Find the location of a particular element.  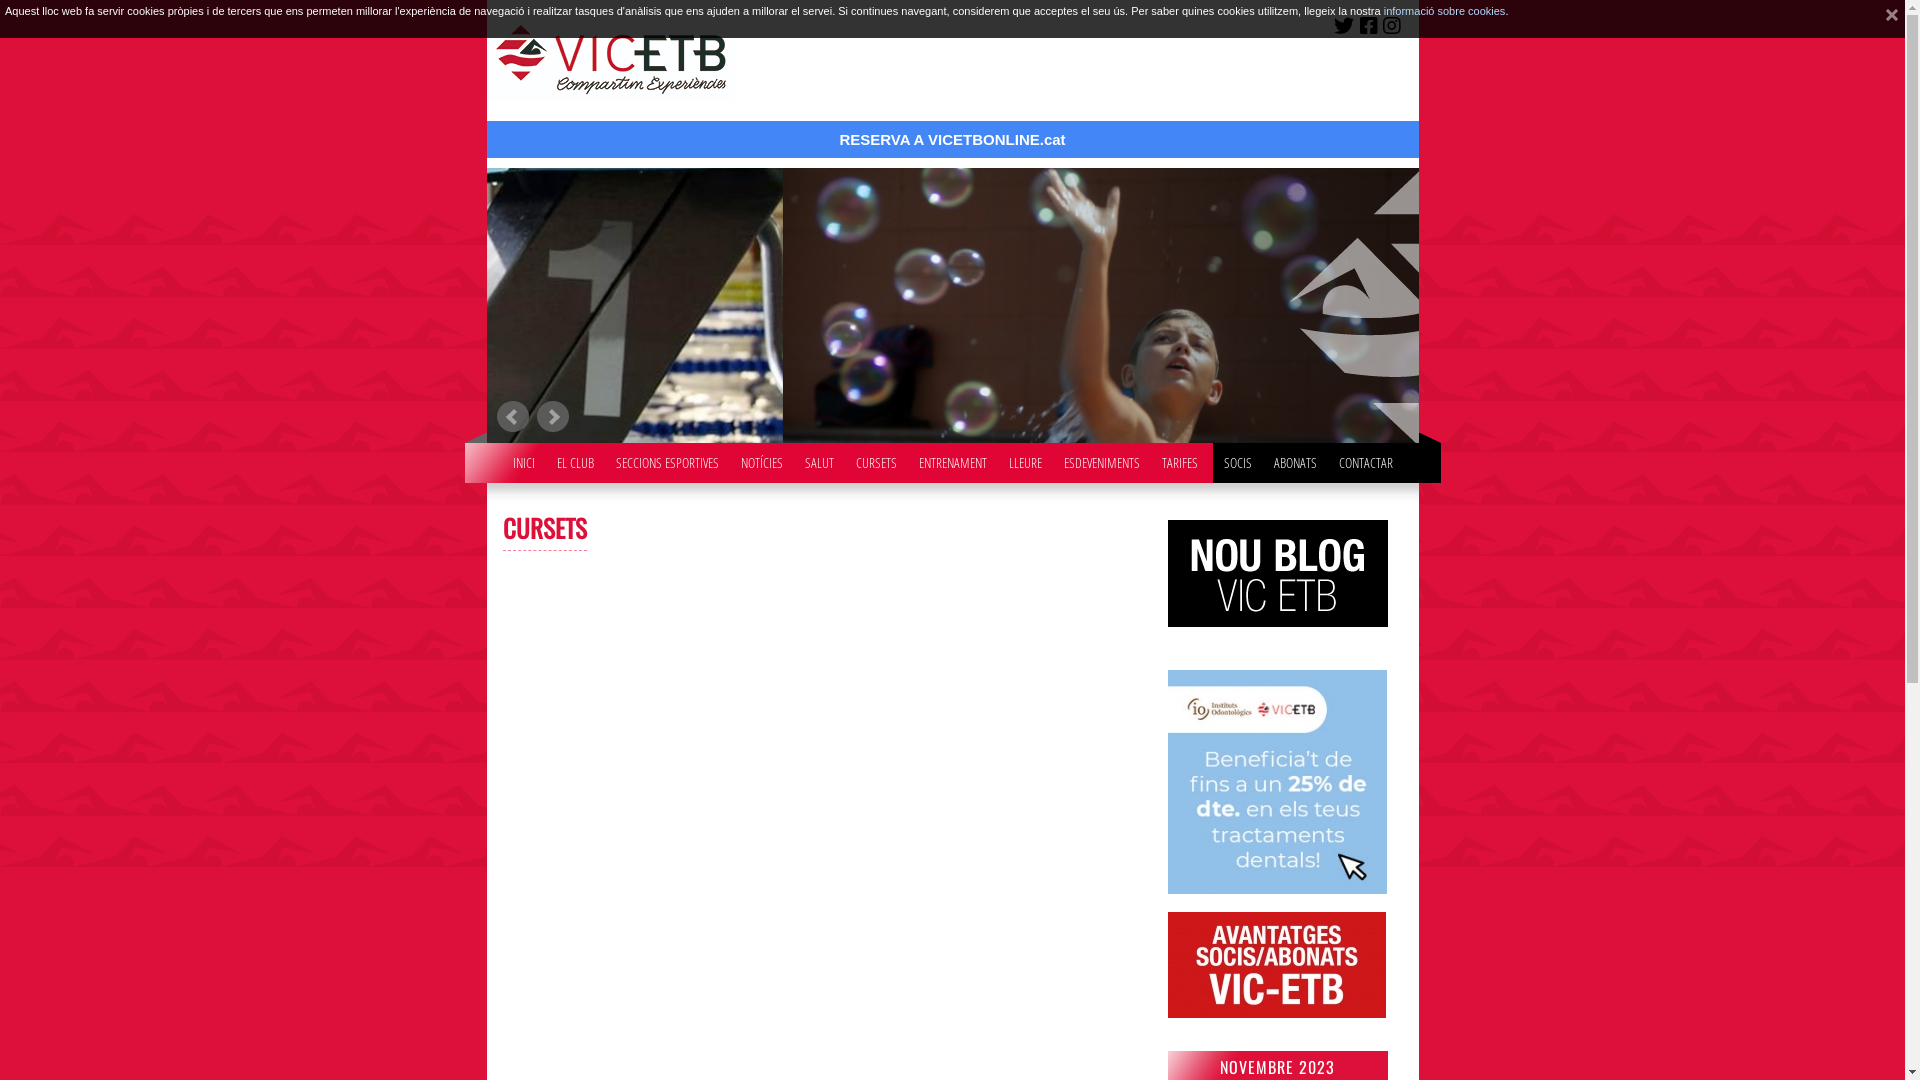

' ' is located at coordinates (1882, 19).